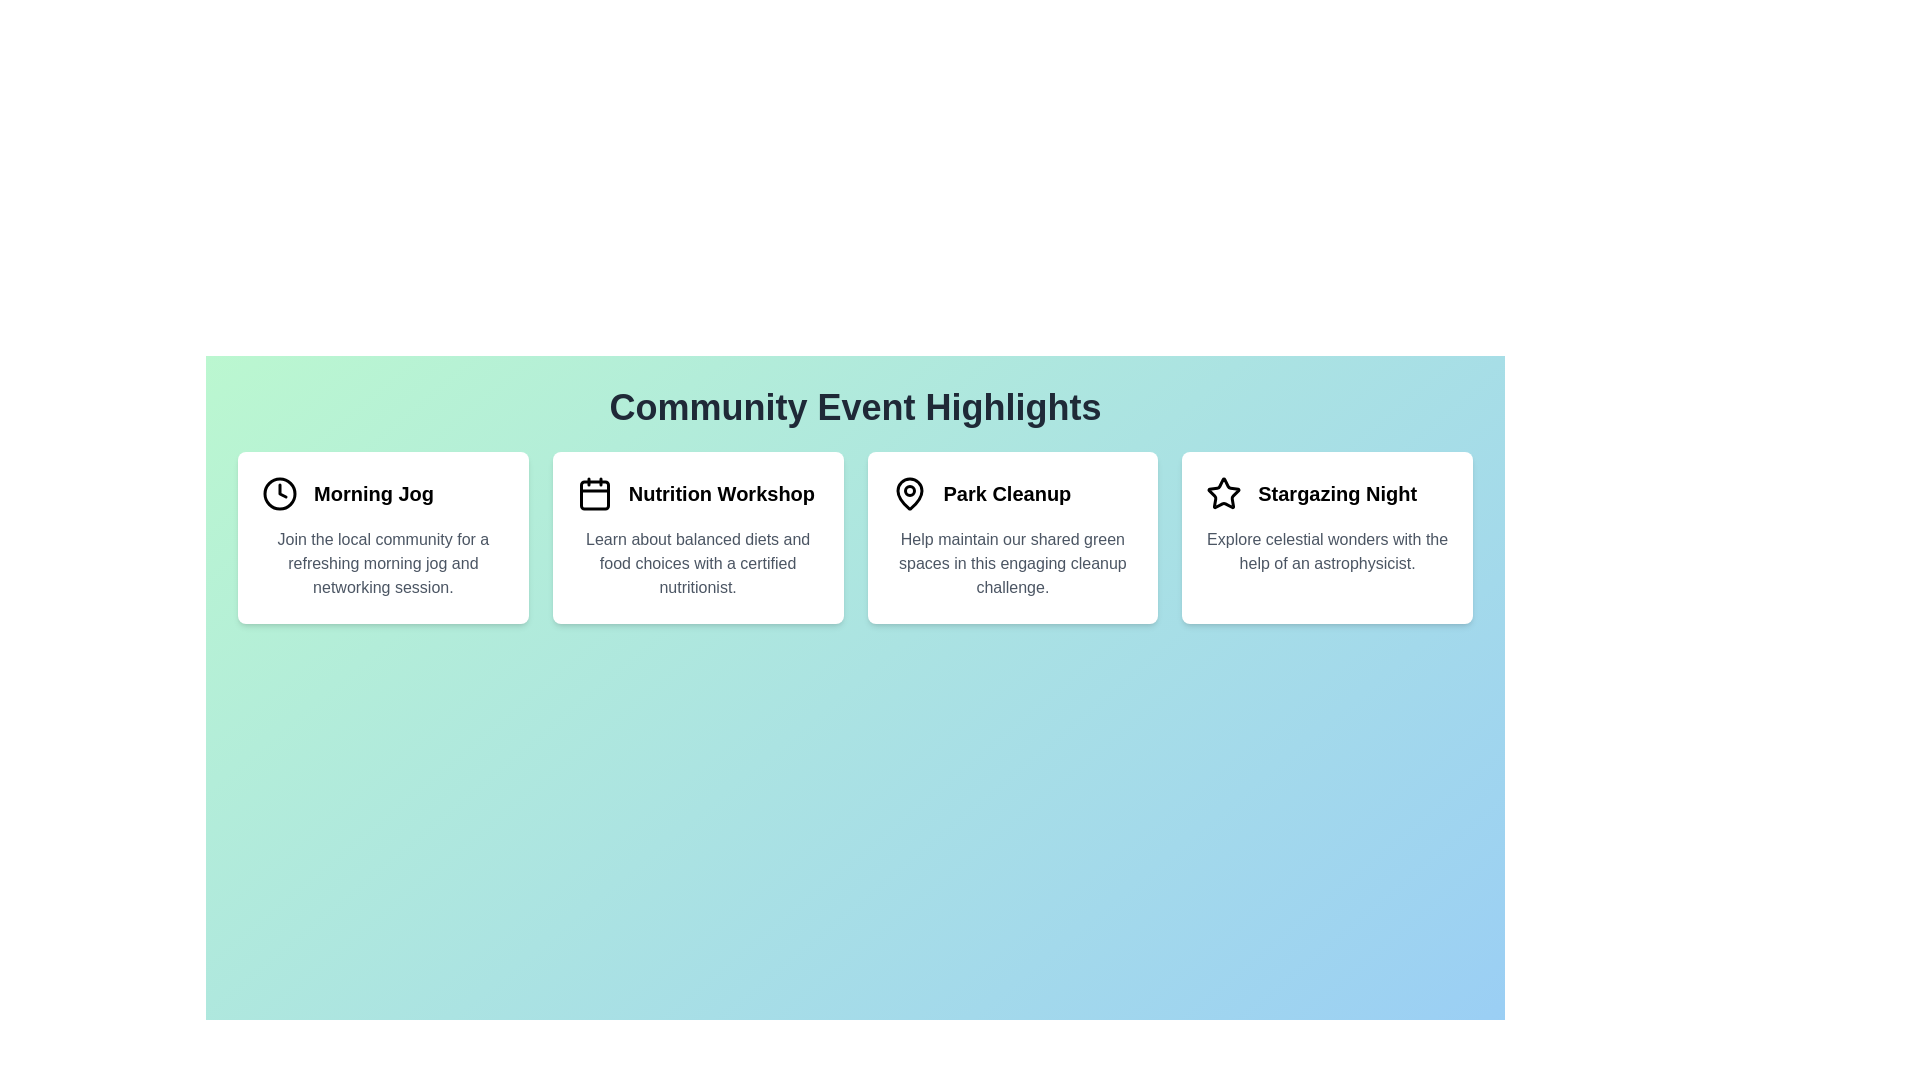  Describe the element at coordinates (1007, 493) in the screenshot. I see `the 'Park Cleanup' text label` at that location.